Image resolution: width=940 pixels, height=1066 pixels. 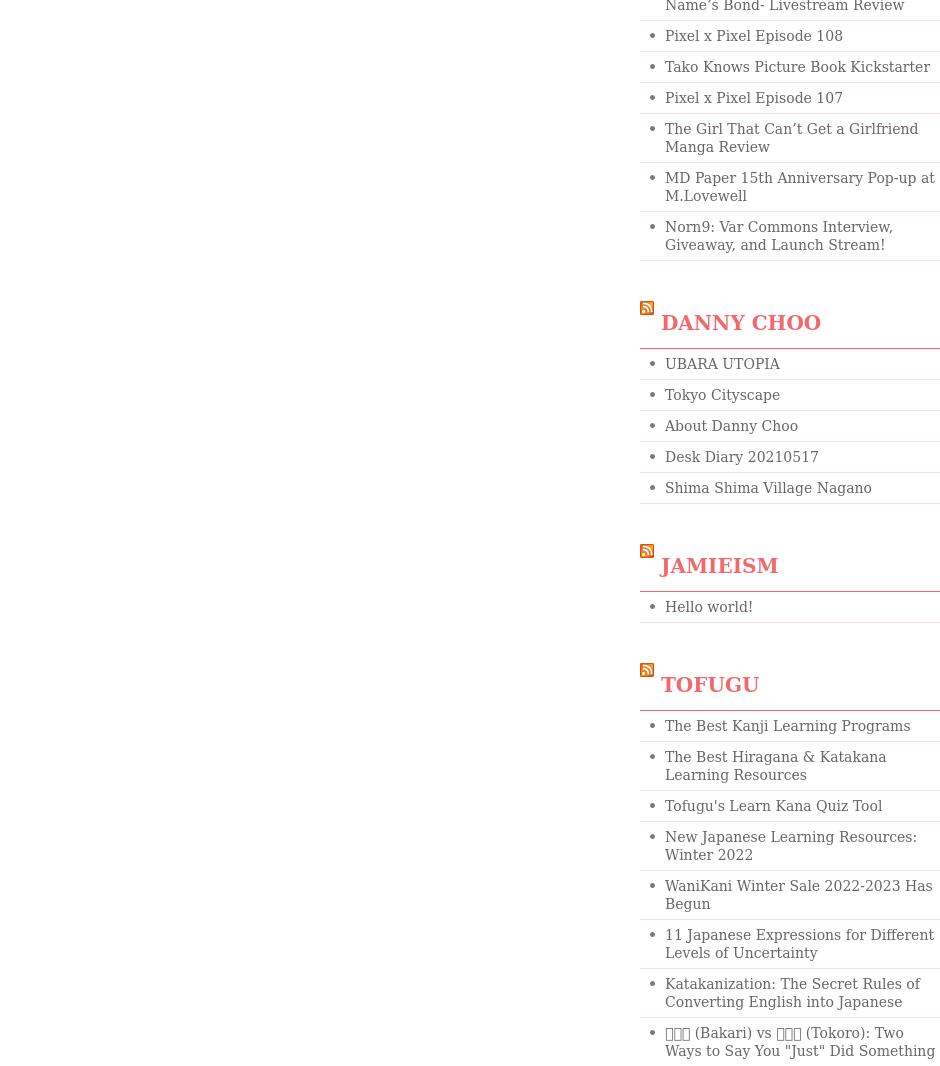 I want to click on 'Jamieism', so click(x=719, y=565).